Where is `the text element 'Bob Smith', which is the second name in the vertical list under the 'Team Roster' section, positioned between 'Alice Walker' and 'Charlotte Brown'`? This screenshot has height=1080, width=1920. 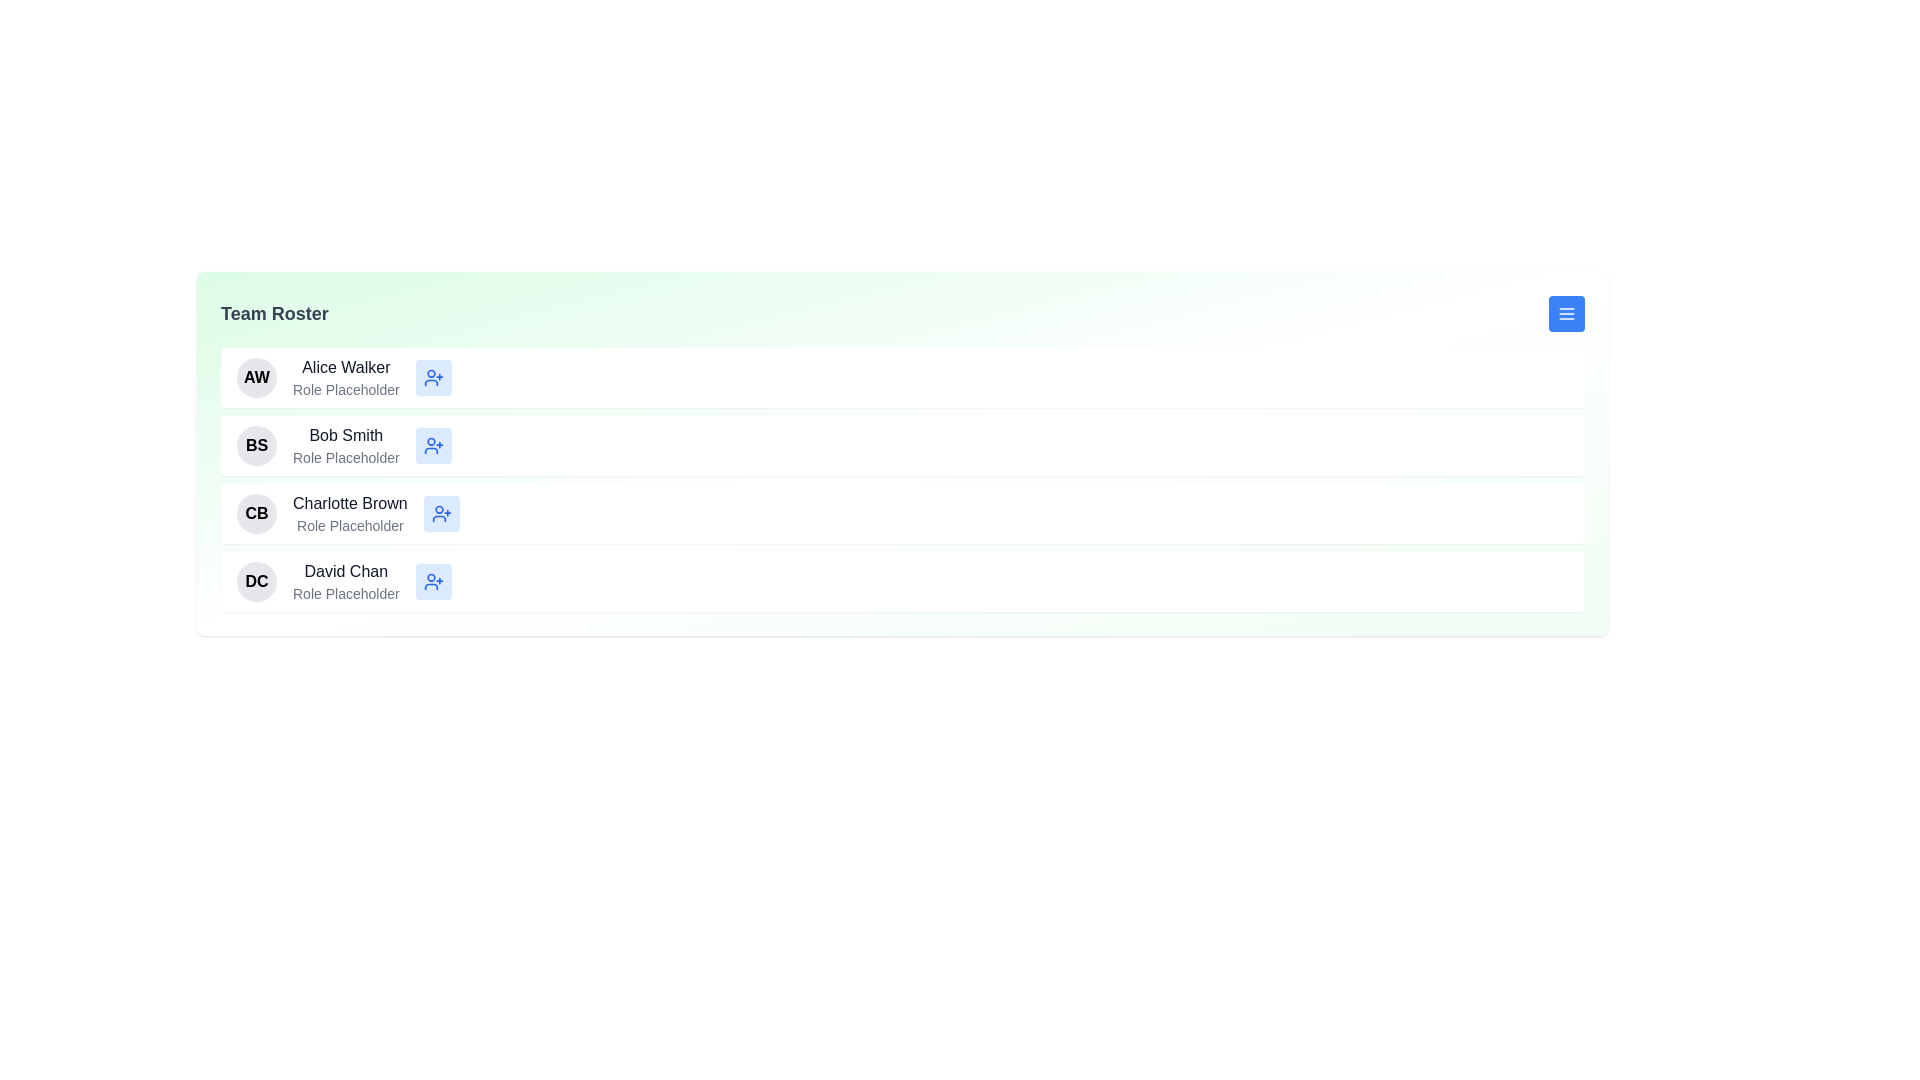
the text element 'Bob Smith', which is the second name in the vertical list under the 'Team Roster' section, positioned between 'Alice Walker' and 'Charlotte Brown' is located at coordinates (346, 434).